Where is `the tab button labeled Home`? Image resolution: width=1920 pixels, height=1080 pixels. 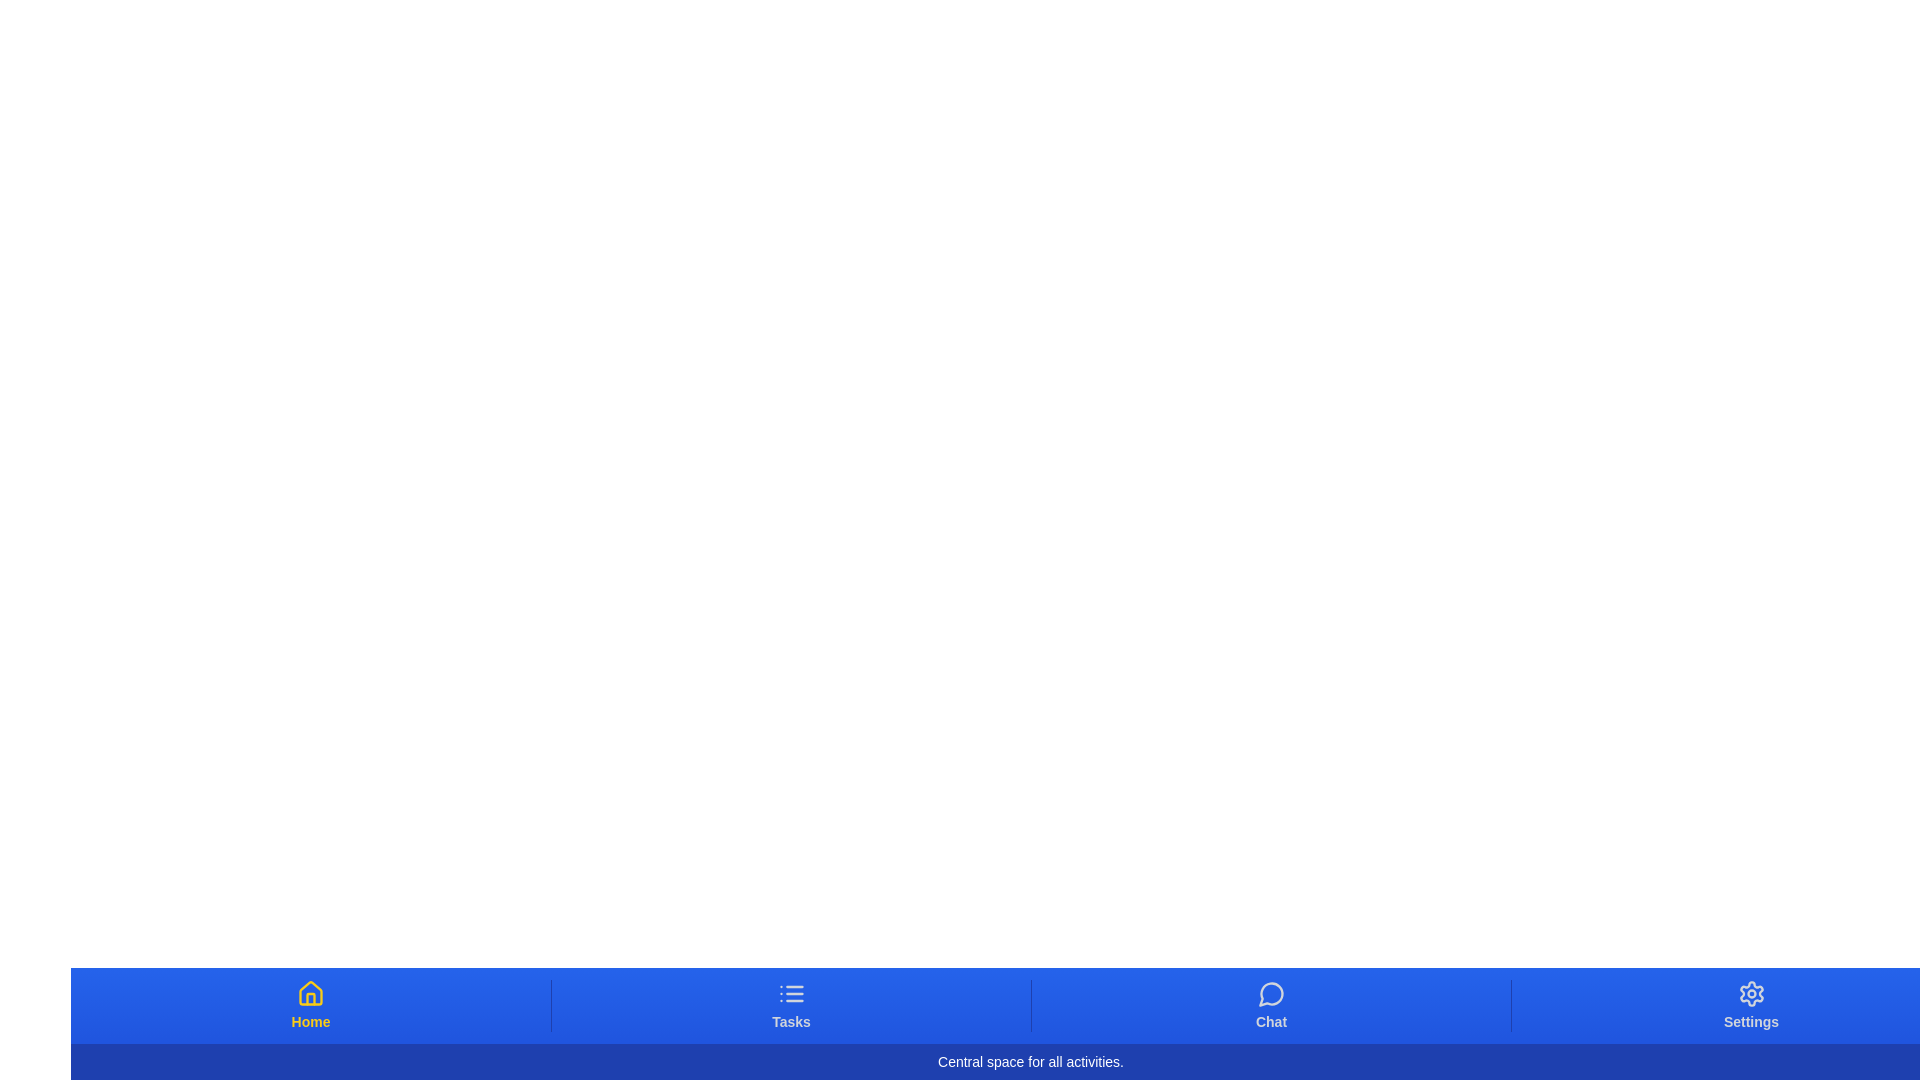 the tab button labeled Home is located at coordinates (310, 1006).